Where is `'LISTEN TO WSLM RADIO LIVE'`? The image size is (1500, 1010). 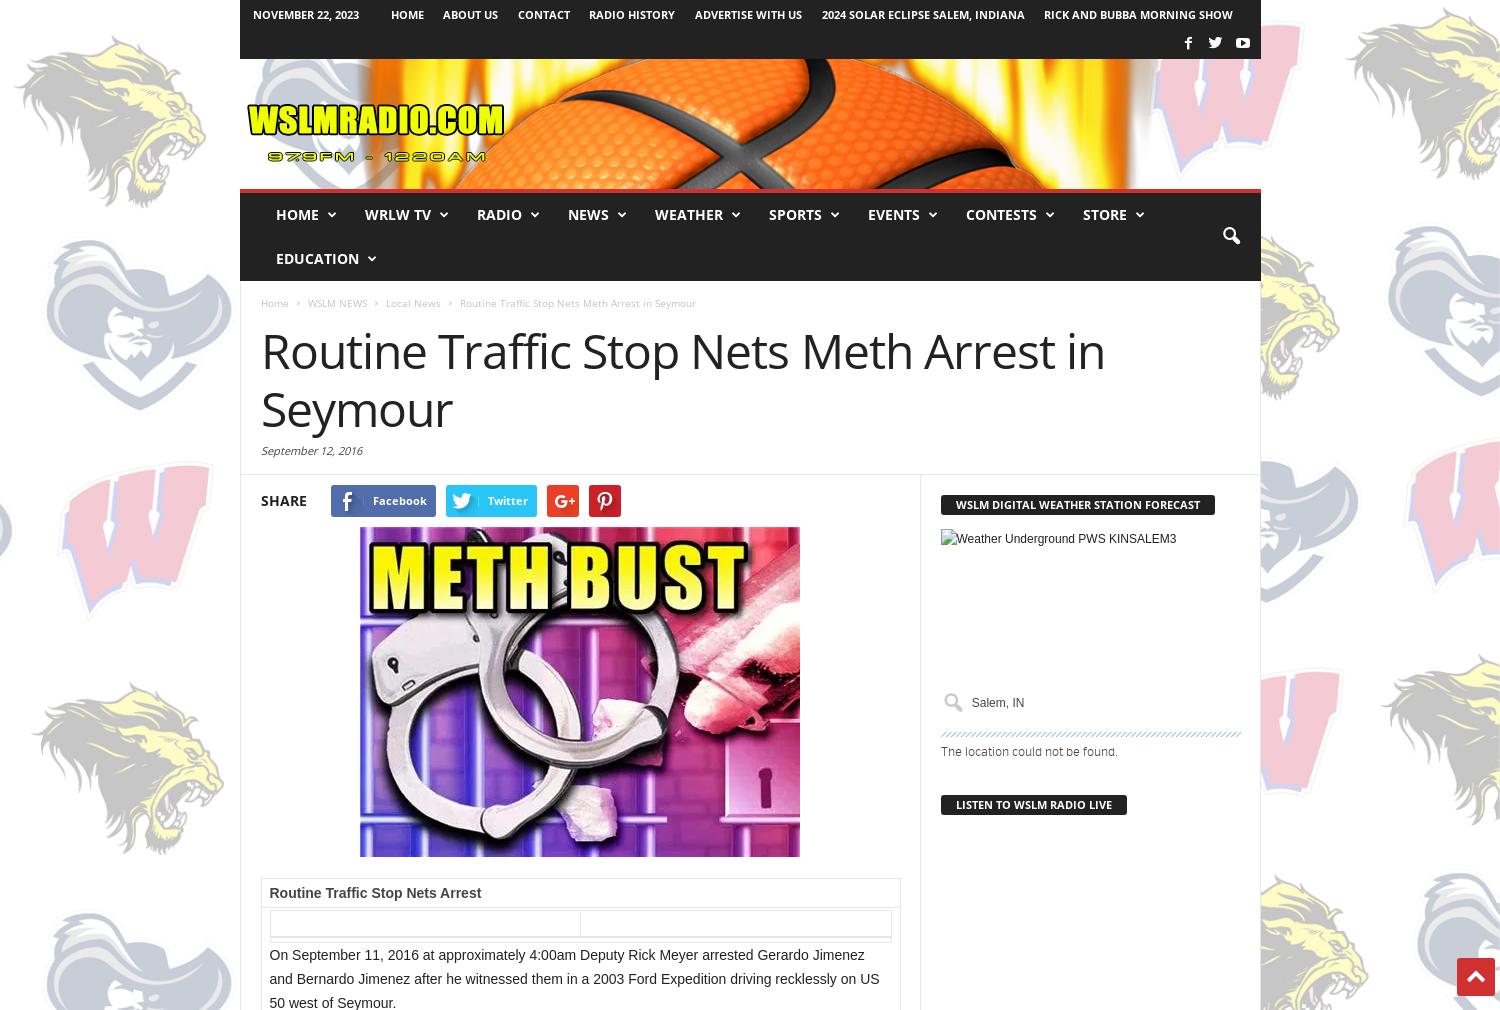 'LISTEN TO WSLM RADIO LIVE' is located at coordinates (1033, 804).